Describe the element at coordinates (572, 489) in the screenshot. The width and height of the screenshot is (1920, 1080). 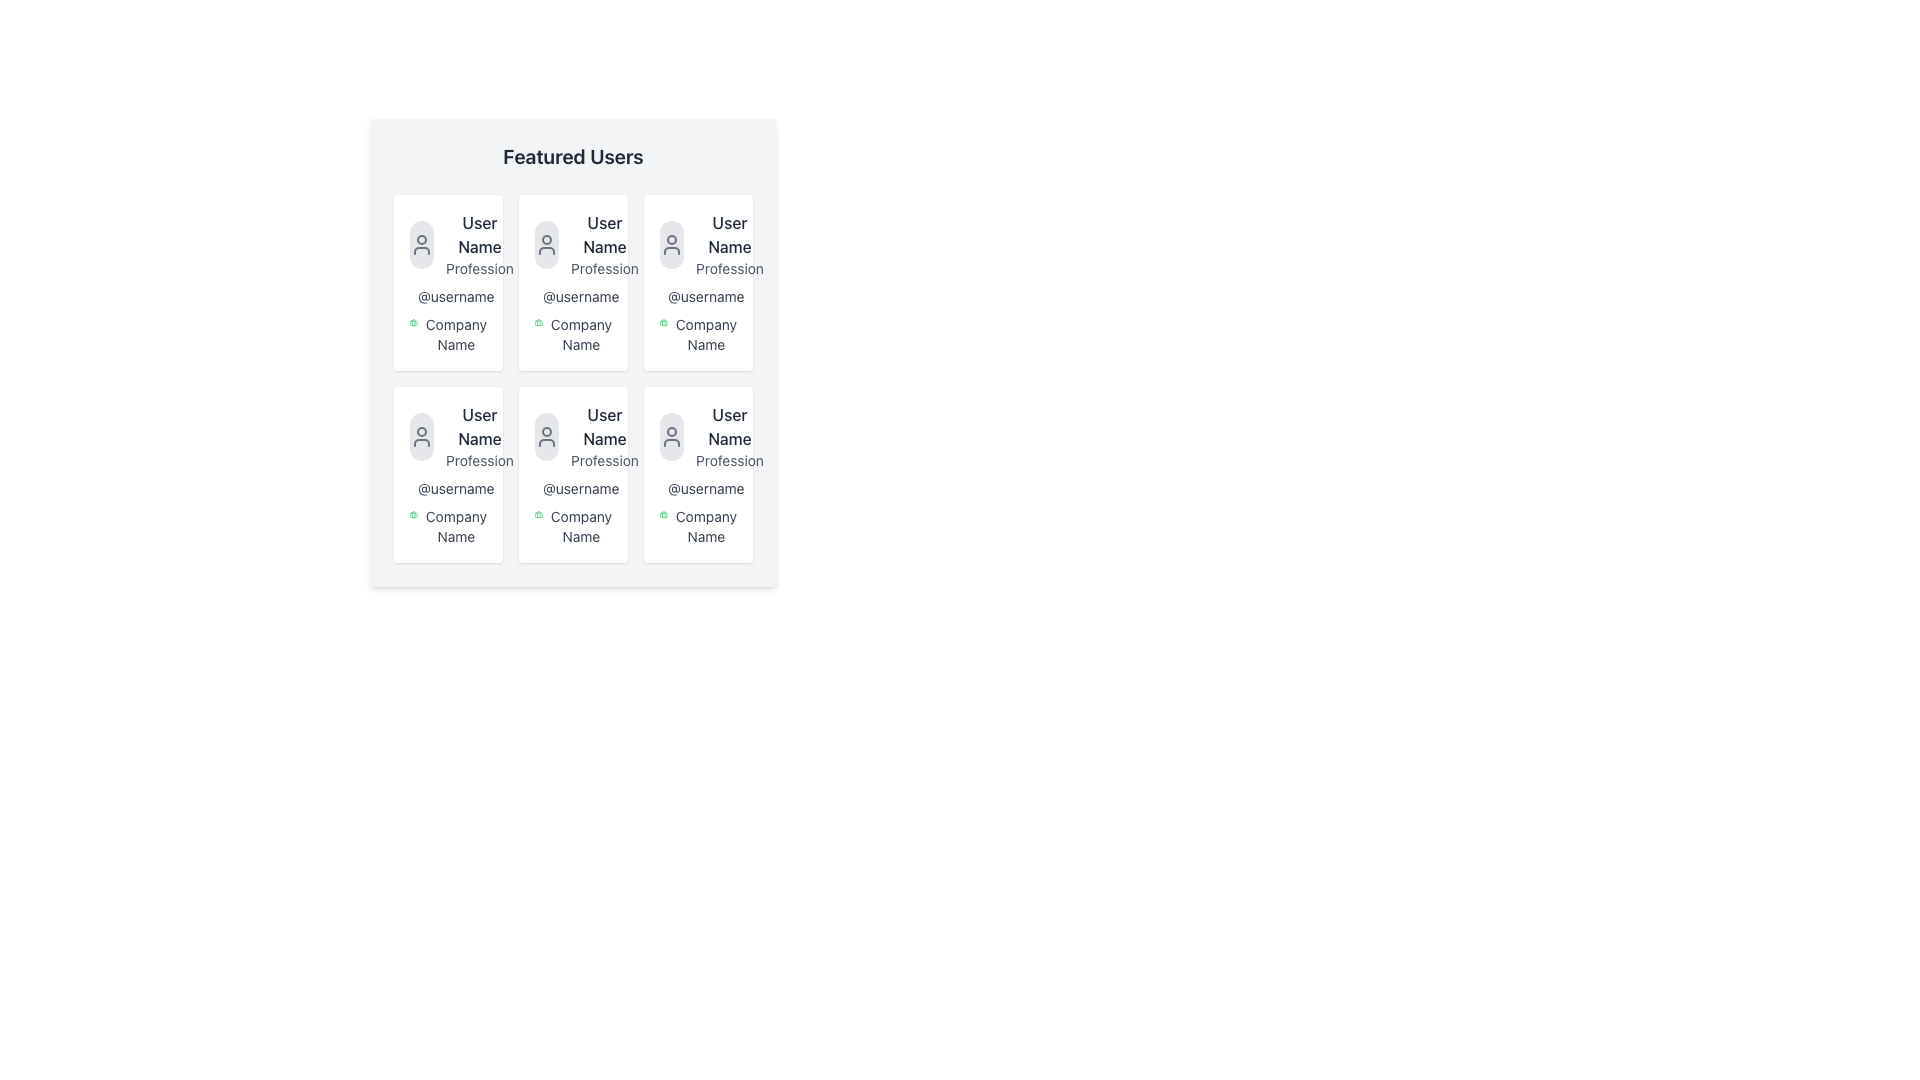
I see `text content of the username identifier label located in the third column and second row of the user cards grid, positioned centrally below the user's profession and above their company name` at that location.